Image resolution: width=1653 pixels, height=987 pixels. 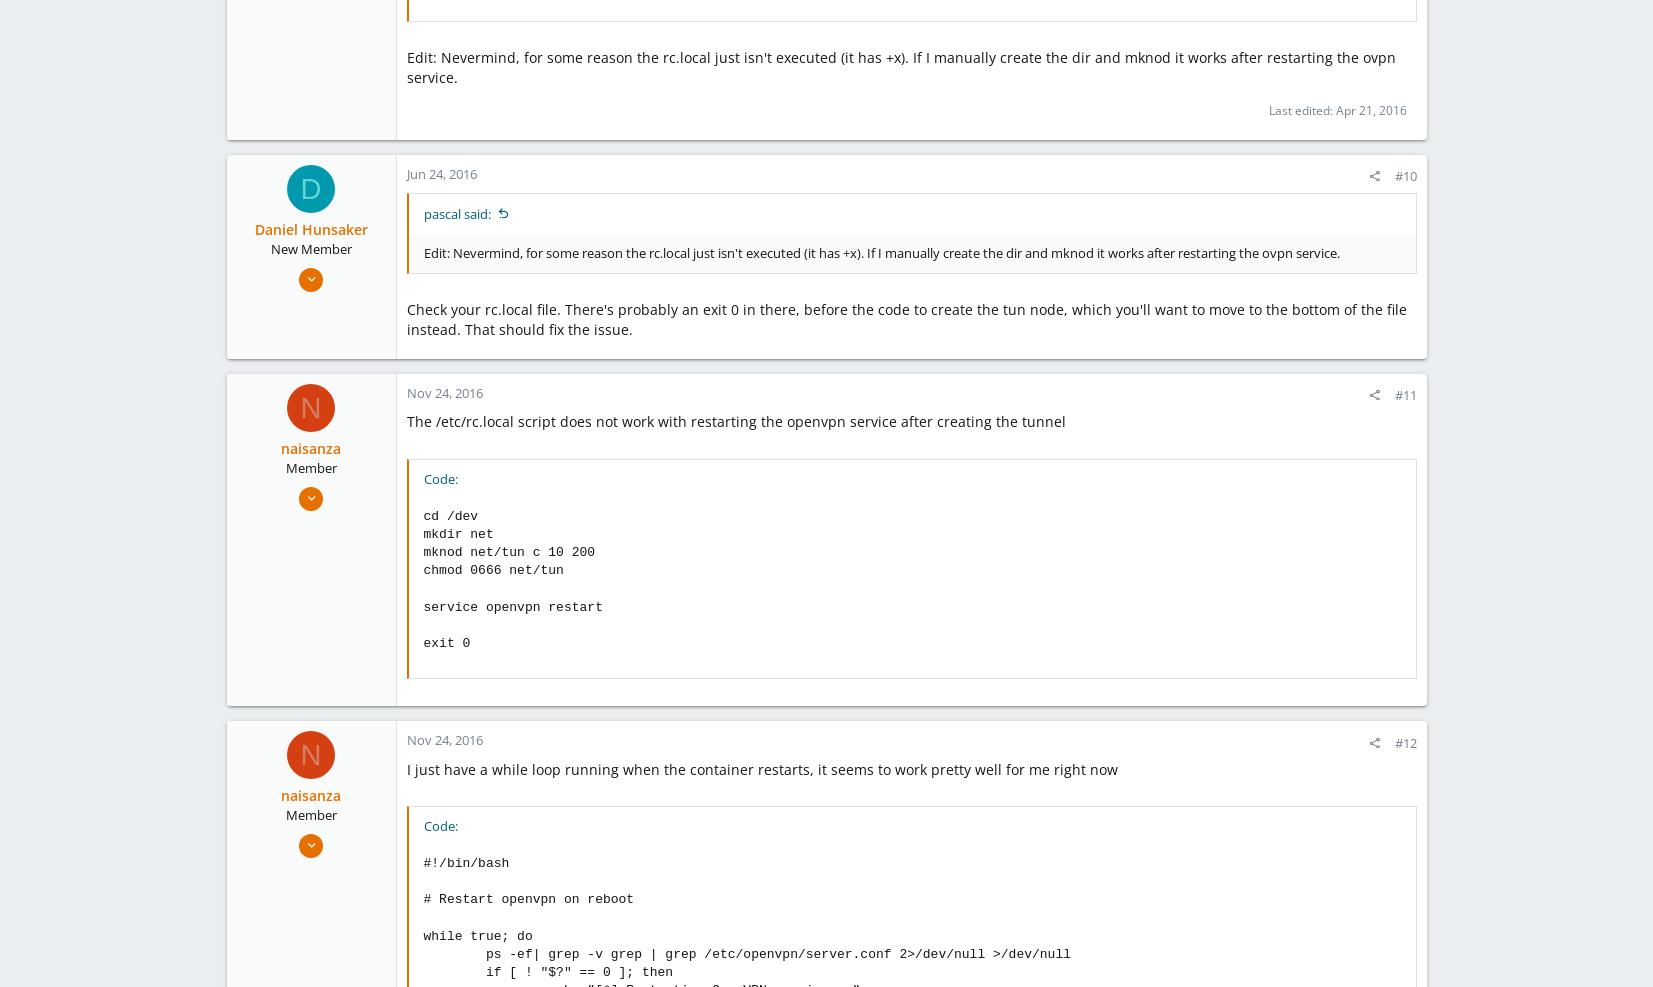 What do you see at coordinates (404, 421) in the screenshot?
I see `'The /etc/rc.local  script does not work with restarting the openvpn service after creating the tunnel'` at bounding box center [404, 421].